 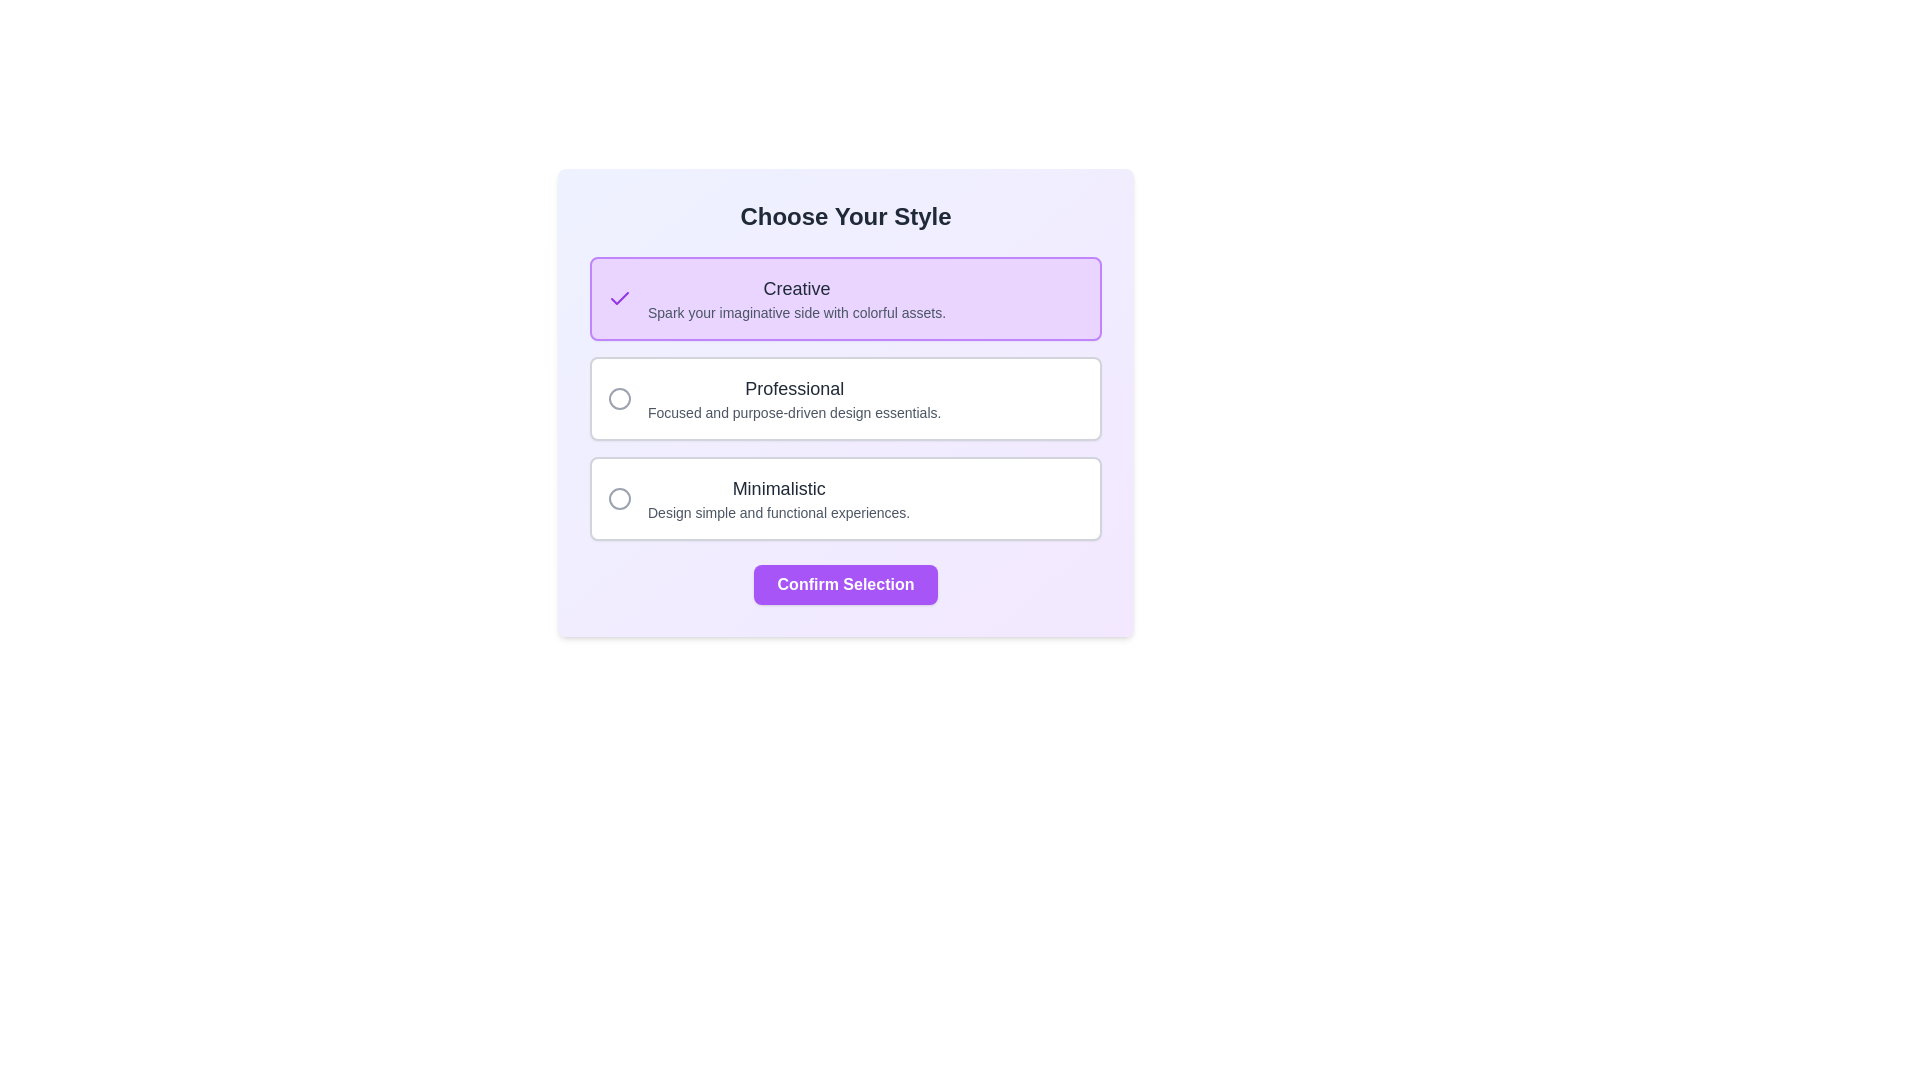 I want to click on the 'Creative' text label which is part of the first option in a vertical list of style choices, so click(x=795, y=289).